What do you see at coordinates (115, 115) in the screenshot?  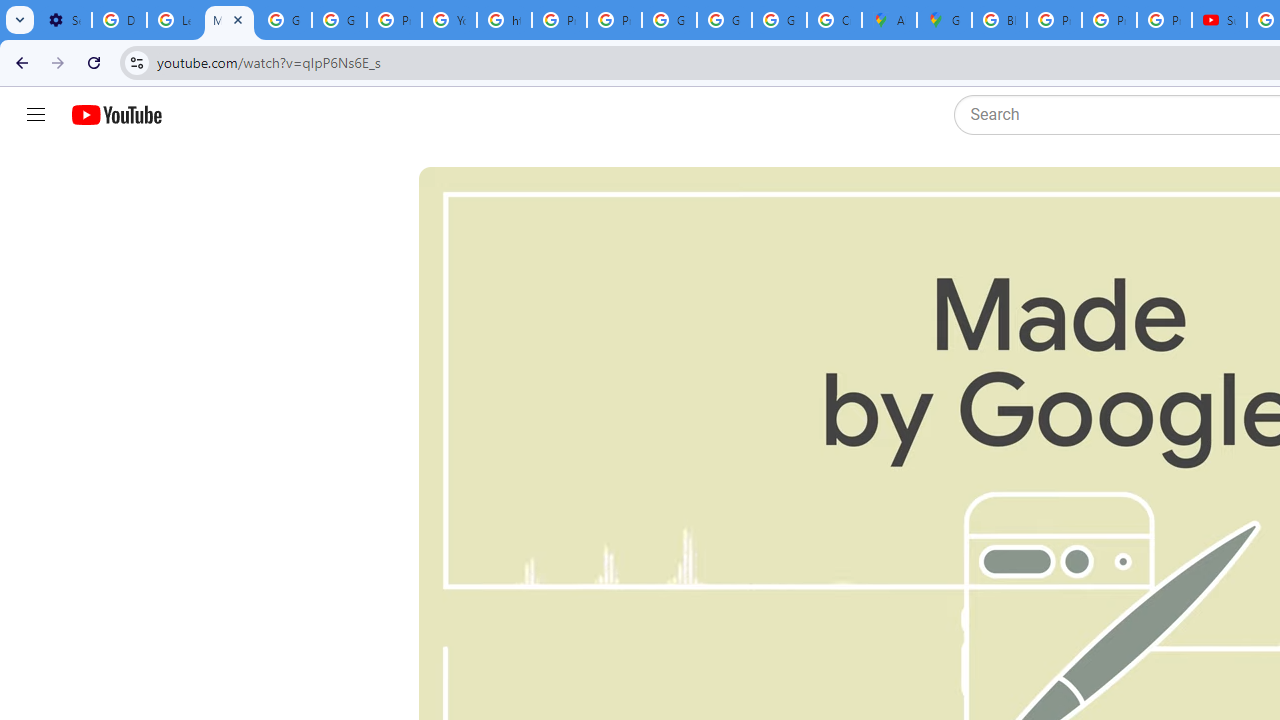 I see `'YouTube Home'` at bounding box center [115, 115].